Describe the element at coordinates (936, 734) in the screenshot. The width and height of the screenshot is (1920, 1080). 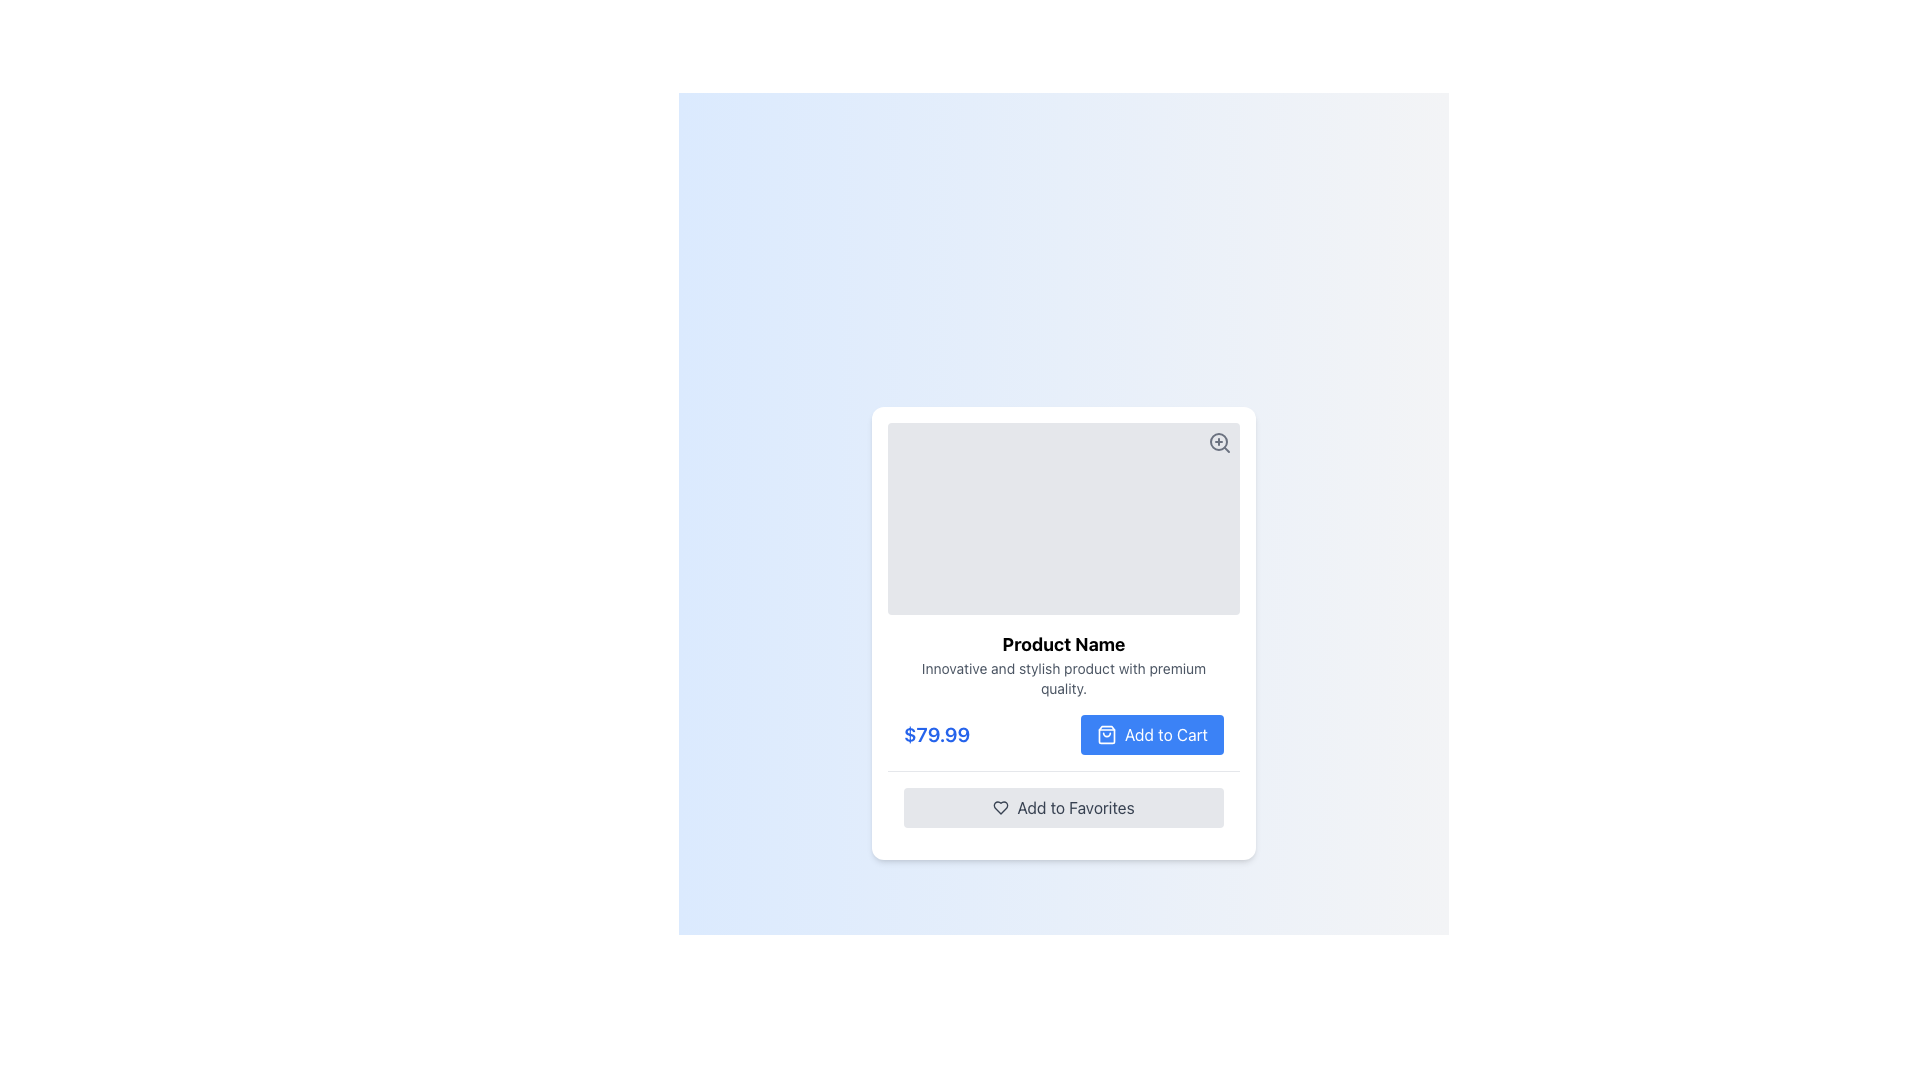
I see `text value of the pricing label displaying '$79.99', which is prominently located below the product description and to the left of the 'Add to Cart' button` at that location.